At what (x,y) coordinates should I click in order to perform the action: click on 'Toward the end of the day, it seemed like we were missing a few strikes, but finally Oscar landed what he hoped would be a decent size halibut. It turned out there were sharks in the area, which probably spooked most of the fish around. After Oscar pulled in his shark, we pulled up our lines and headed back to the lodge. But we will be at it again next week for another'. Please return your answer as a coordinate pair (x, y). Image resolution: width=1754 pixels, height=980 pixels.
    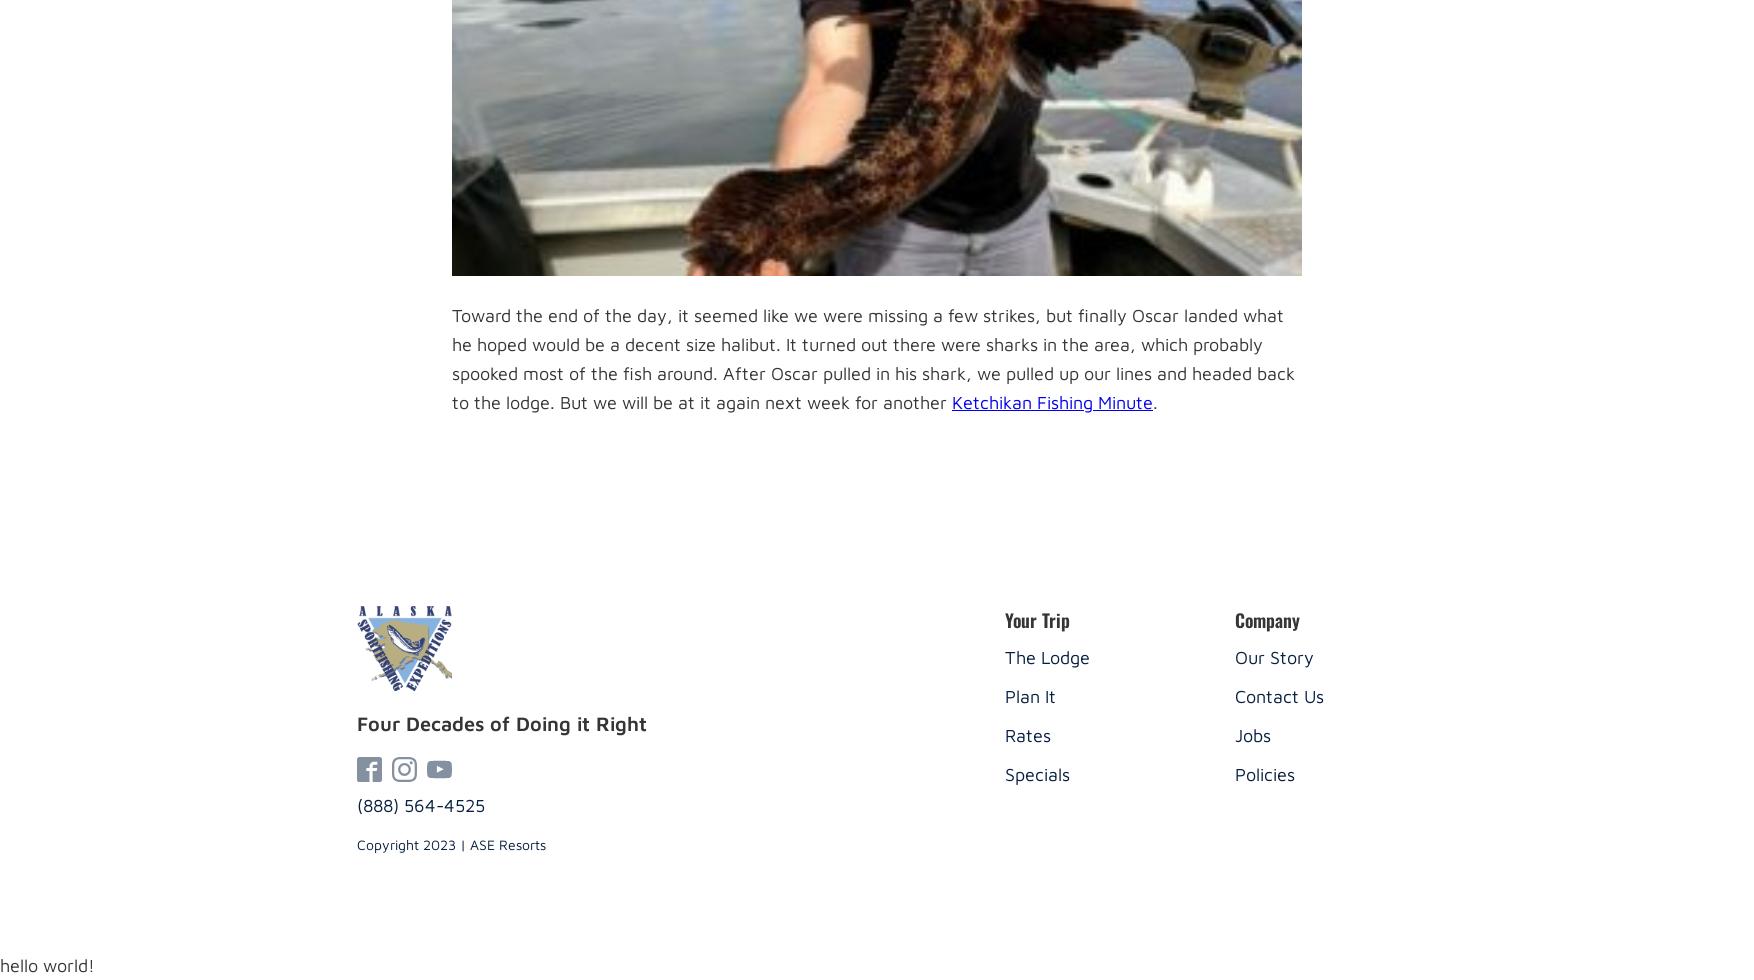
    Looking at the image, I should click on (872, 358).